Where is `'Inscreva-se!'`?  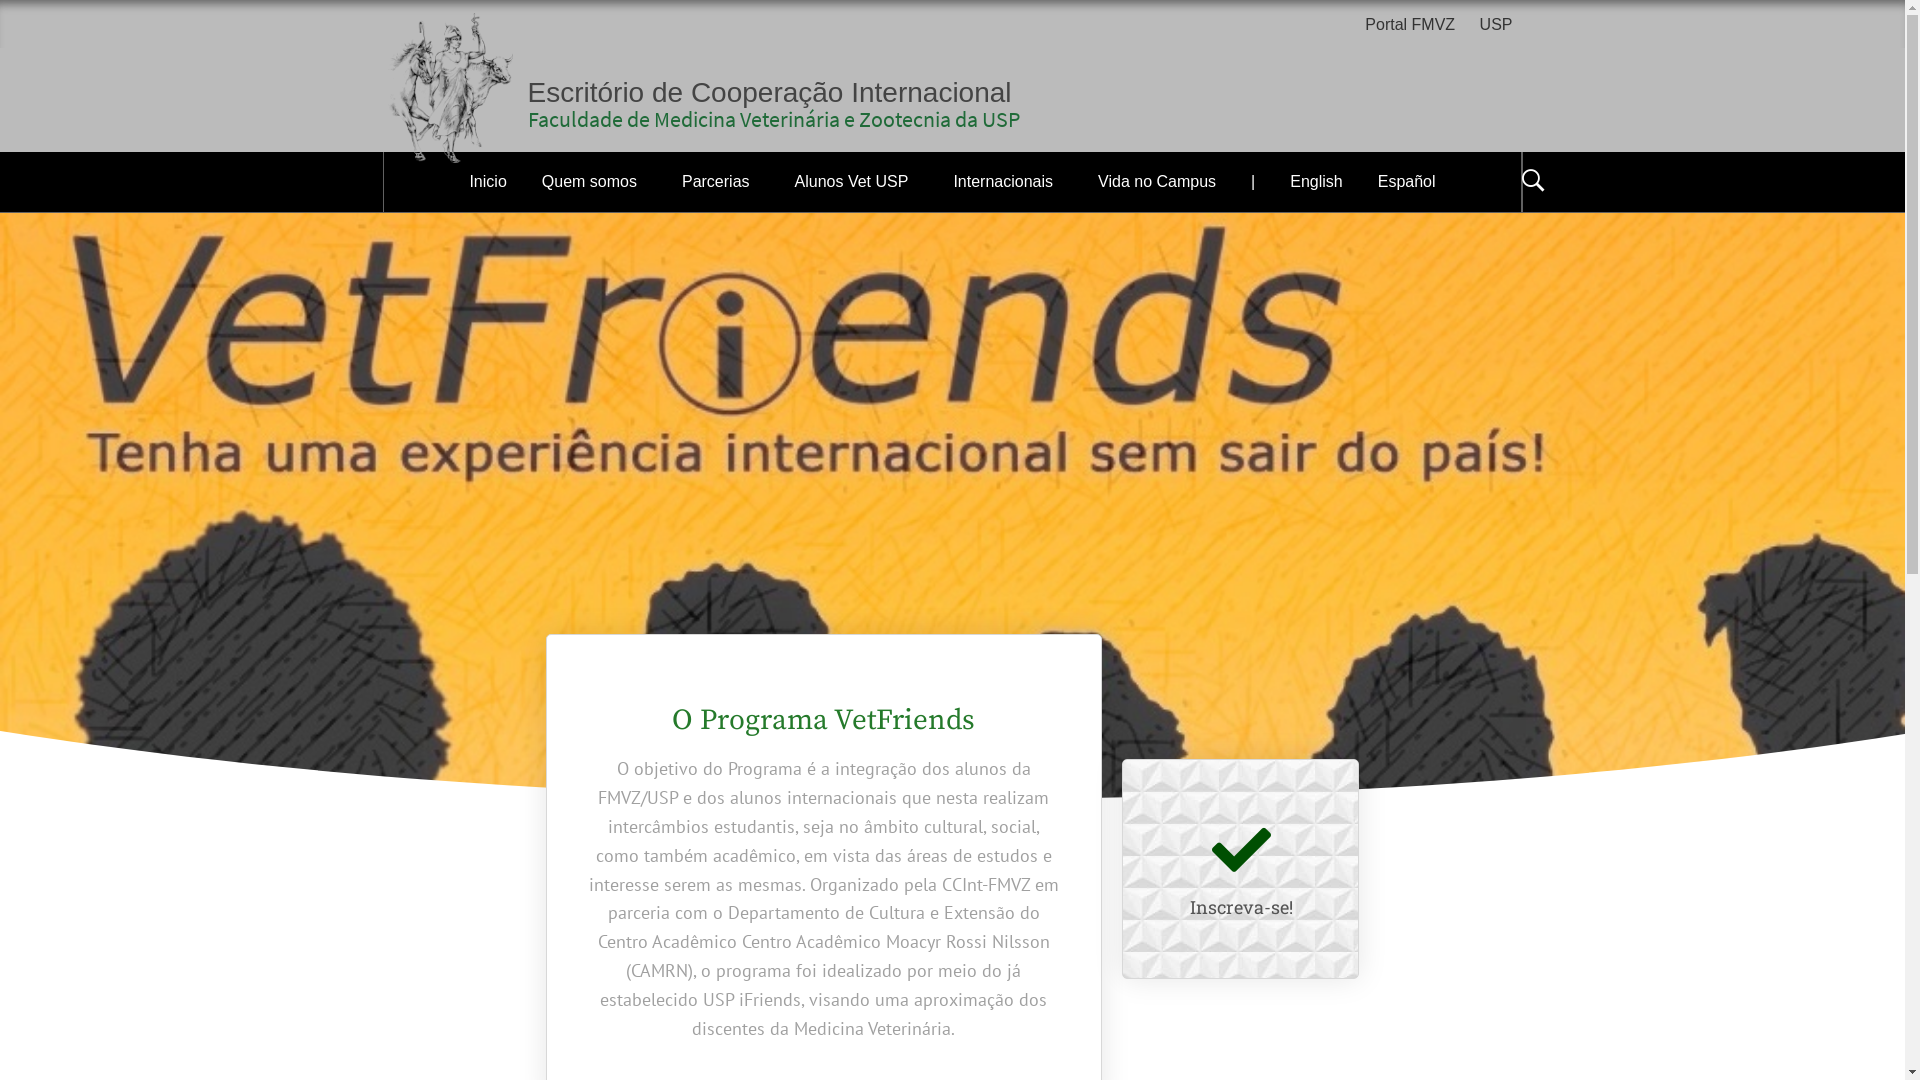
'Inscreva-se!' is located at coordinates (1240, 906).